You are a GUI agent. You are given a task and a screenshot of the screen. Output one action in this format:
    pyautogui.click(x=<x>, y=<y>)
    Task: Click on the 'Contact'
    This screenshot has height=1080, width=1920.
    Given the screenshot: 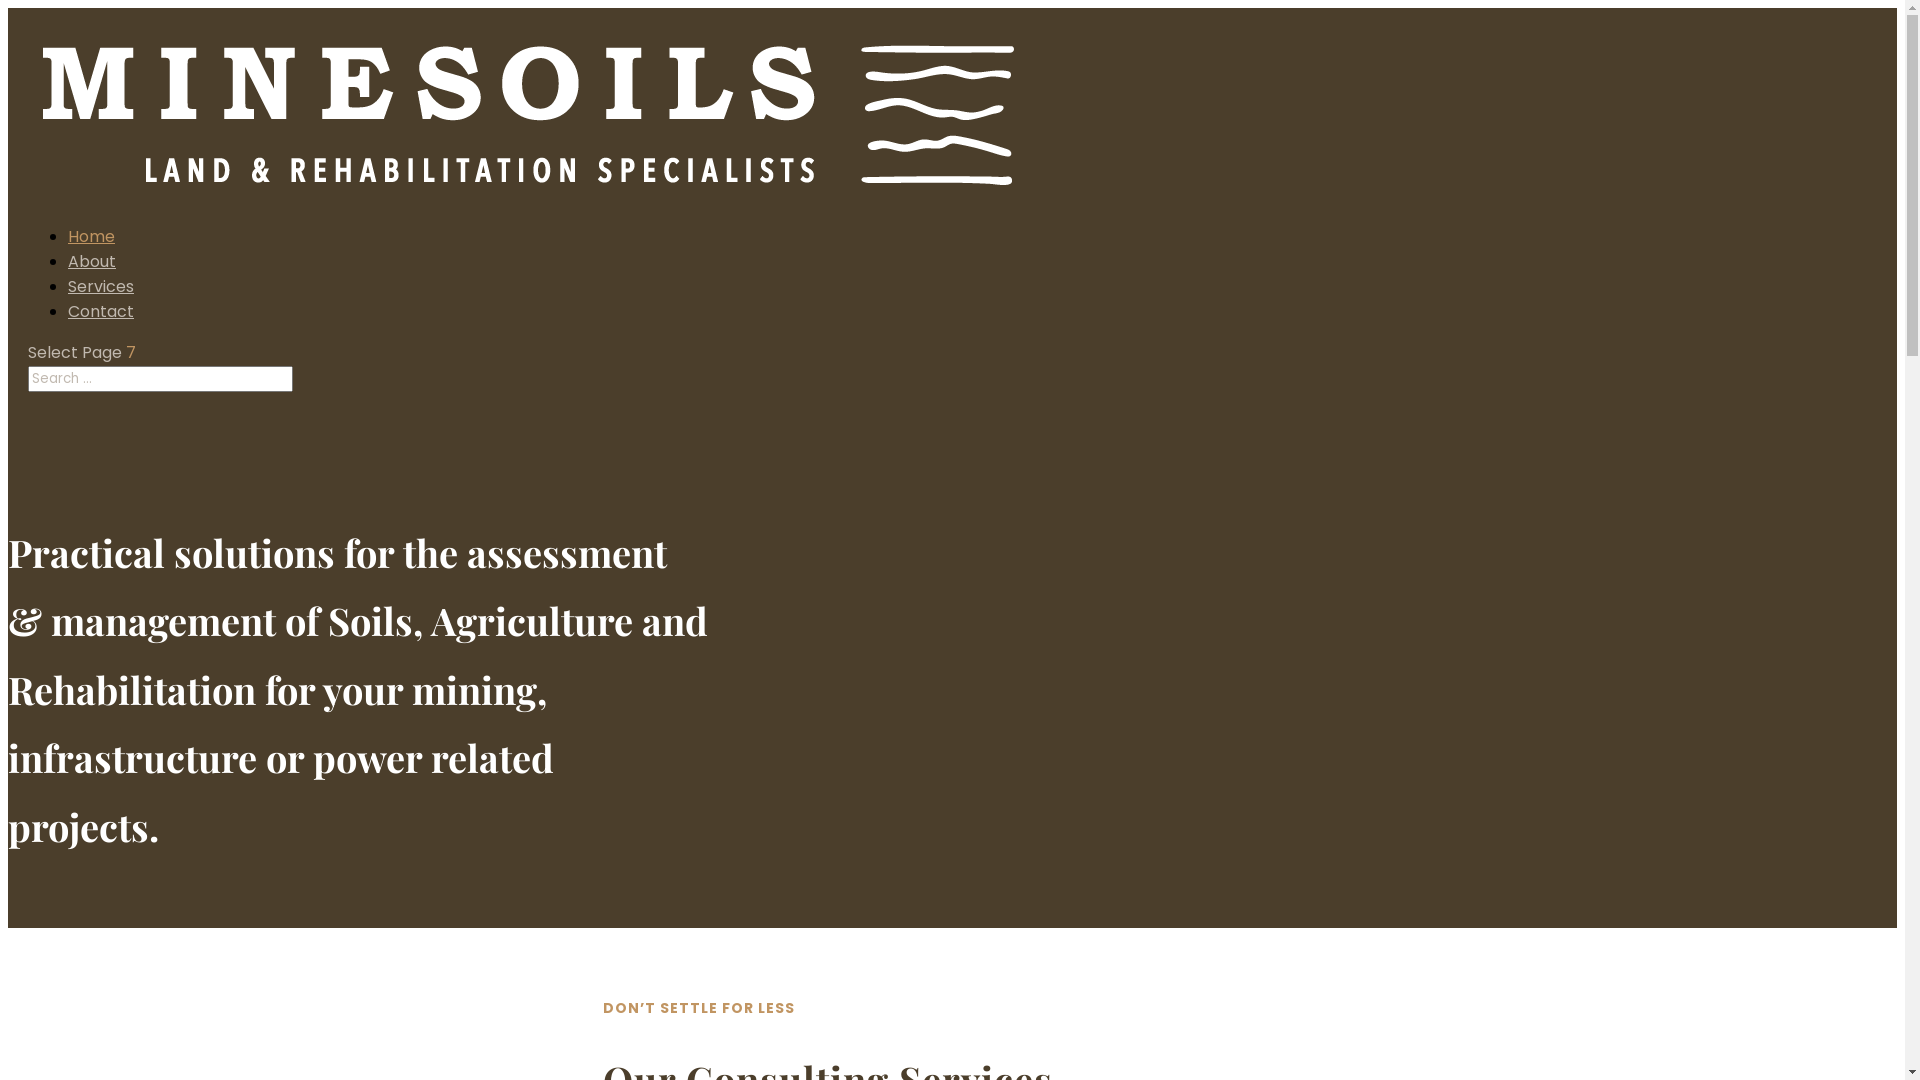 What is the action you would take?
    pyautogui.click(x=99, y=311)
    